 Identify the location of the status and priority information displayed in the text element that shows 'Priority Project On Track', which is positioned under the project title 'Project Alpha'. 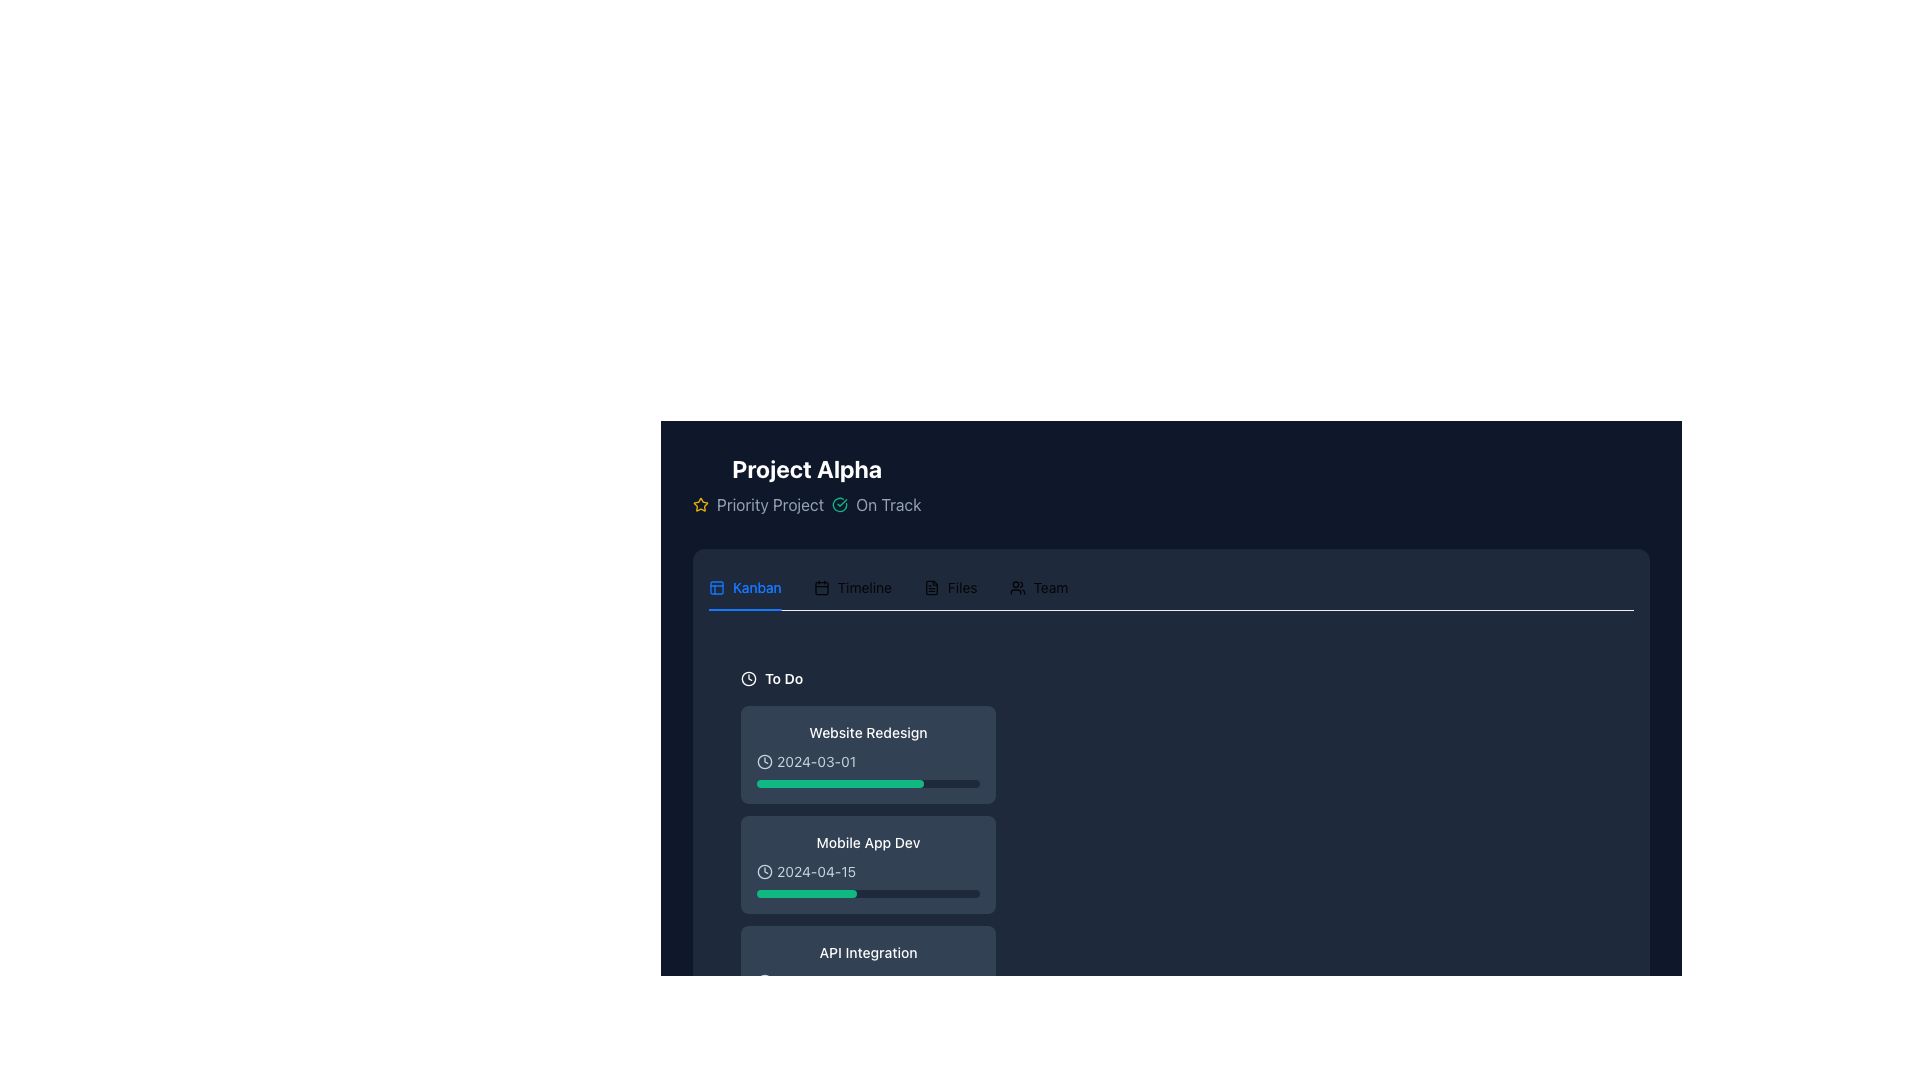
(807, 504).